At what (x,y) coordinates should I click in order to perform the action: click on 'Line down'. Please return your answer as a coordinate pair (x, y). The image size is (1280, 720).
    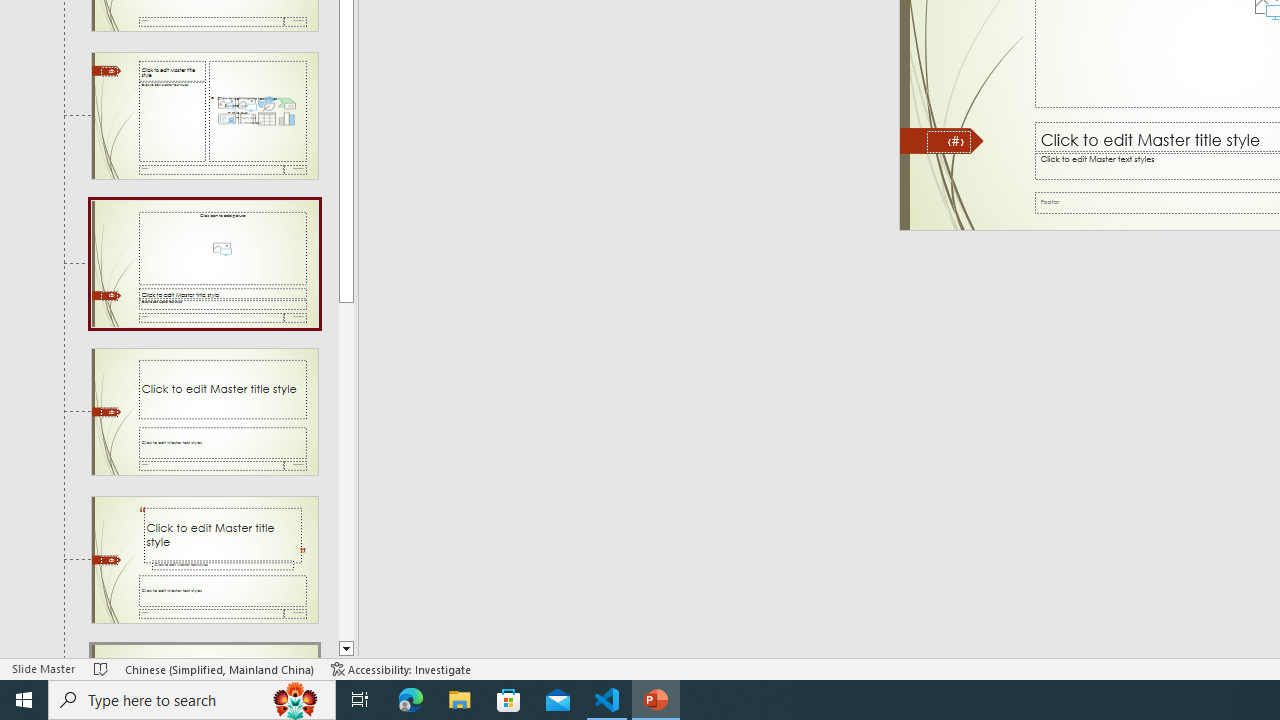
    Looking at the image, I should click on (346, 649).